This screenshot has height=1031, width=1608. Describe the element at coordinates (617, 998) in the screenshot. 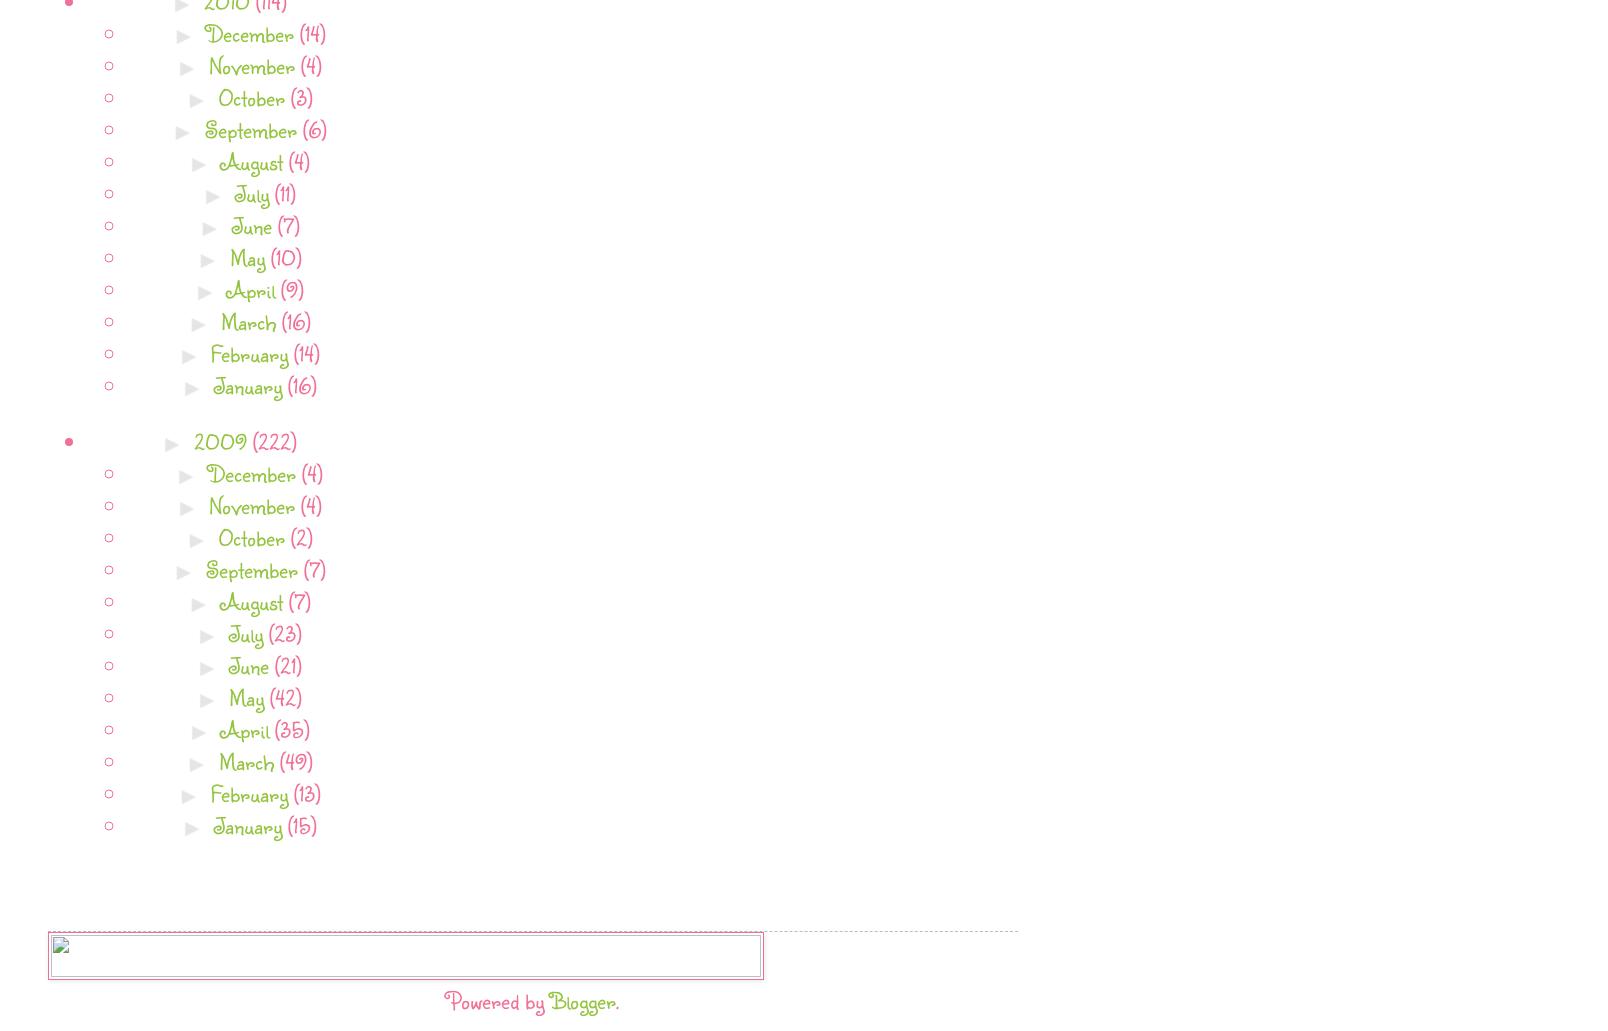

I see `'.'` at that location.